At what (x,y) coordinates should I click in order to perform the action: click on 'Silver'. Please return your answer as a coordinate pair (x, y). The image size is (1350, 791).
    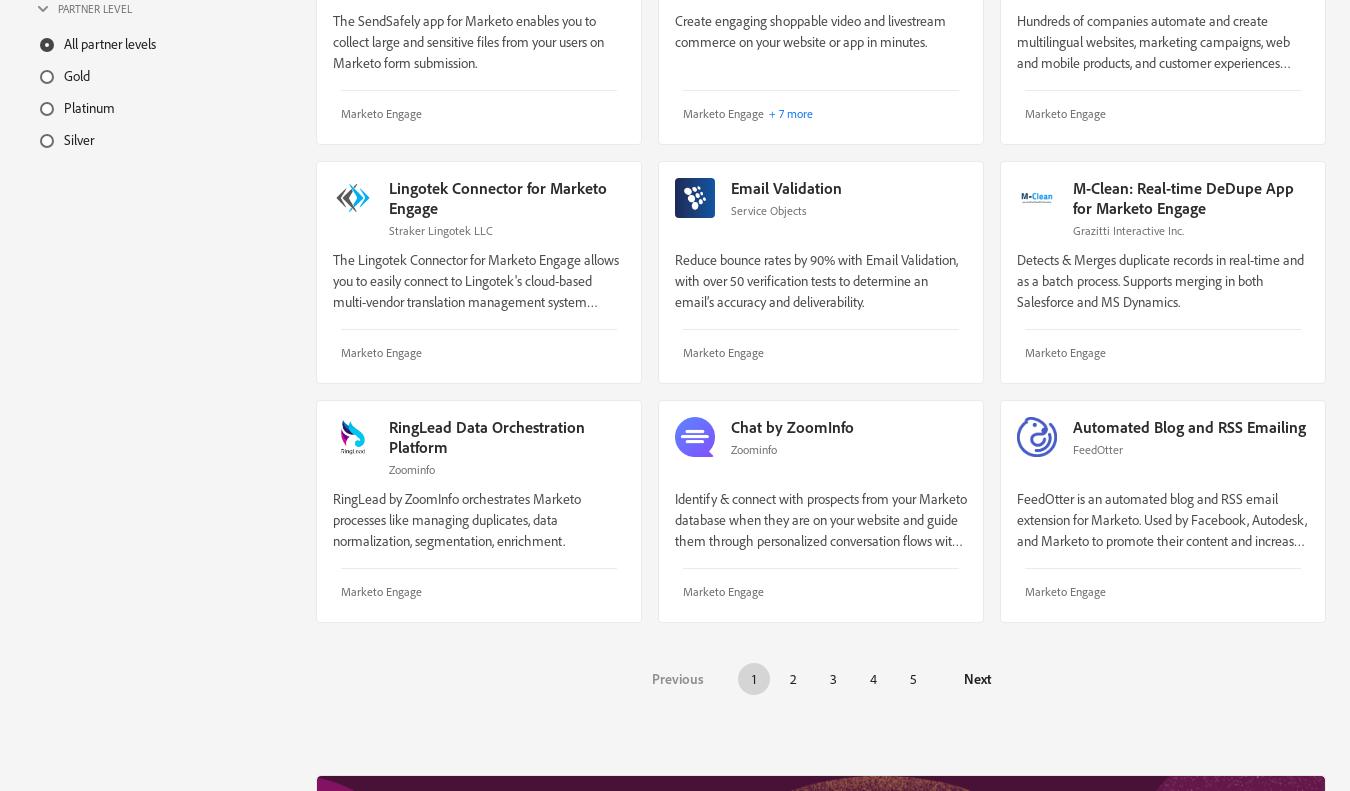
    Looking at the image, I should click on (77, 137).